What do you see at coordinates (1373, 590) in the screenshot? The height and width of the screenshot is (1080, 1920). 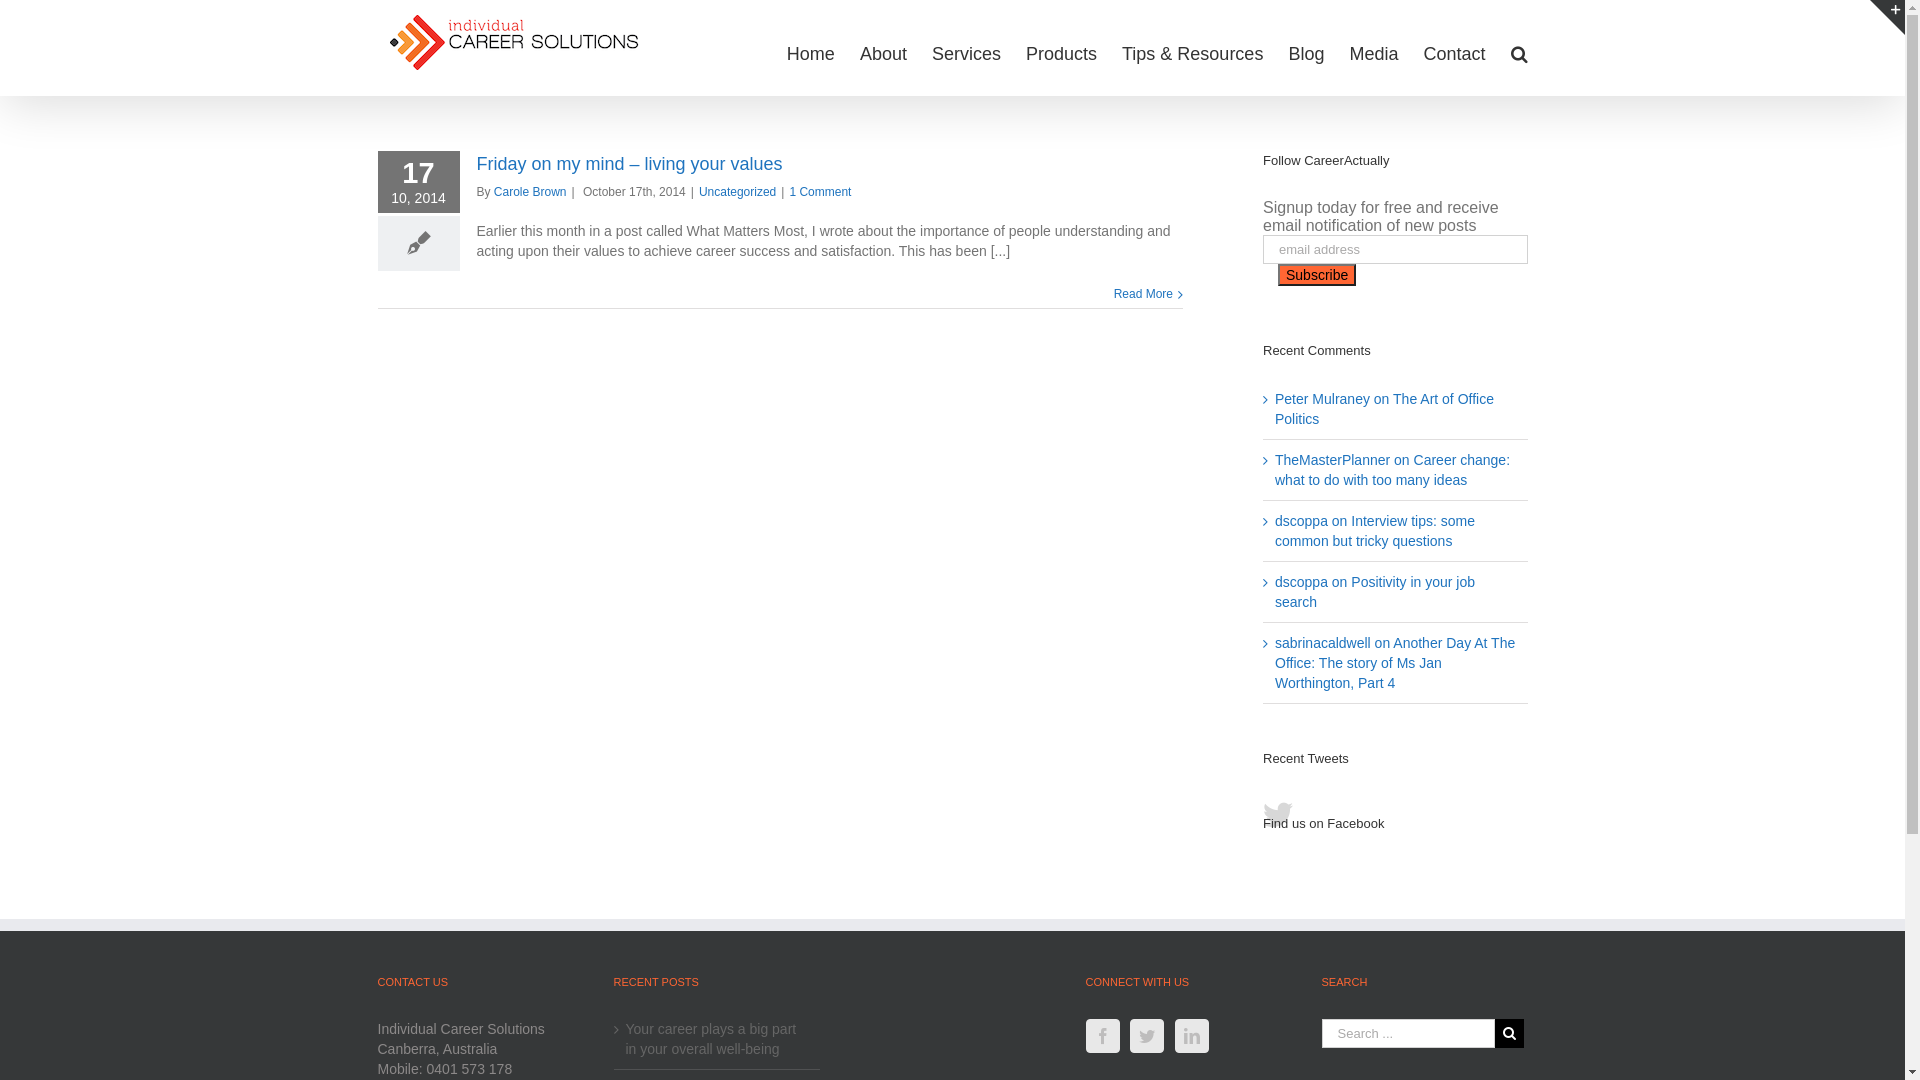 I see `'Positivity in your job search'` at bounding box center [1373, 590].